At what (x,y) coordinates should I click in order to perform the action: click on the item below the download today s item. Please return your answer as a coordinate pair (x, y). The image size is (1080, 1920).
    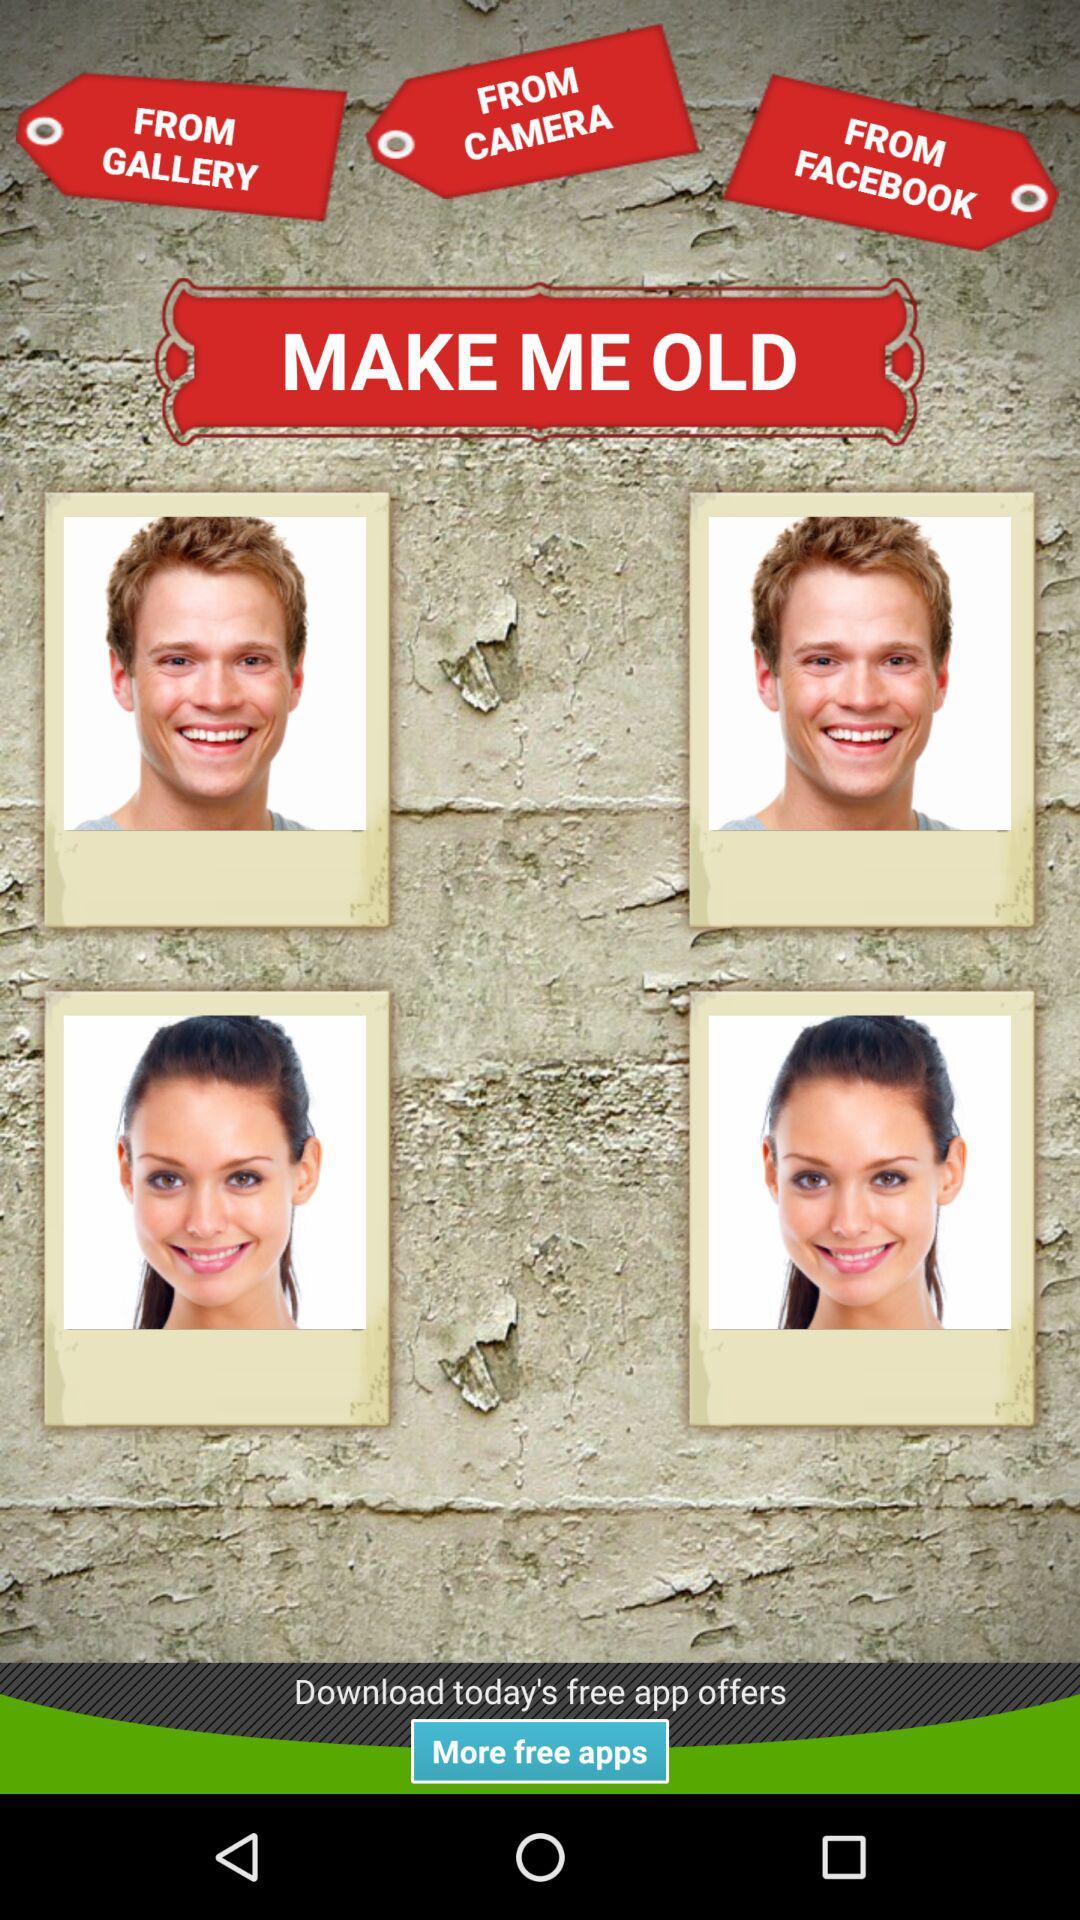
    Looking at the image, I should click on (540, 1750).